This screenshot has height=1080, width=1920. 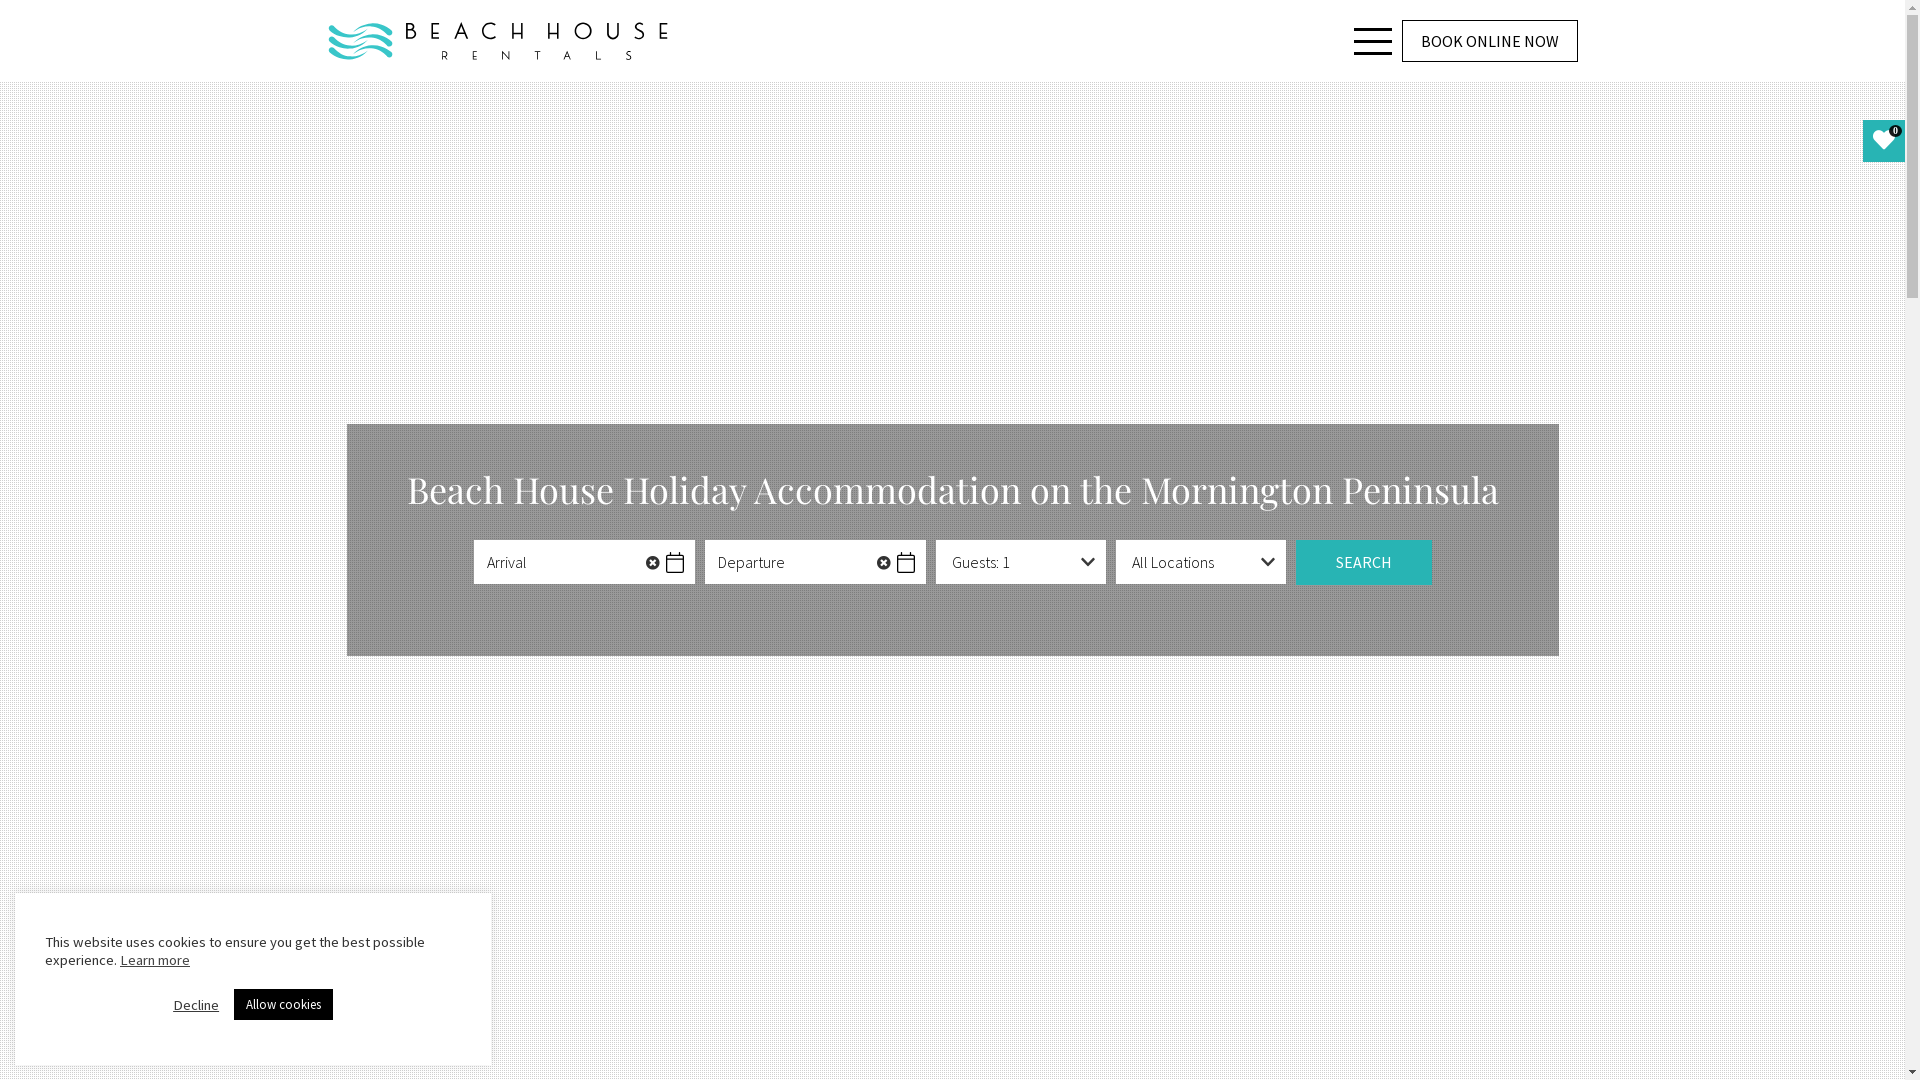 What do you see at coordinates (153, 959) in the screenshot?
I see `'Learn more'` at bounding box center [153, 959].